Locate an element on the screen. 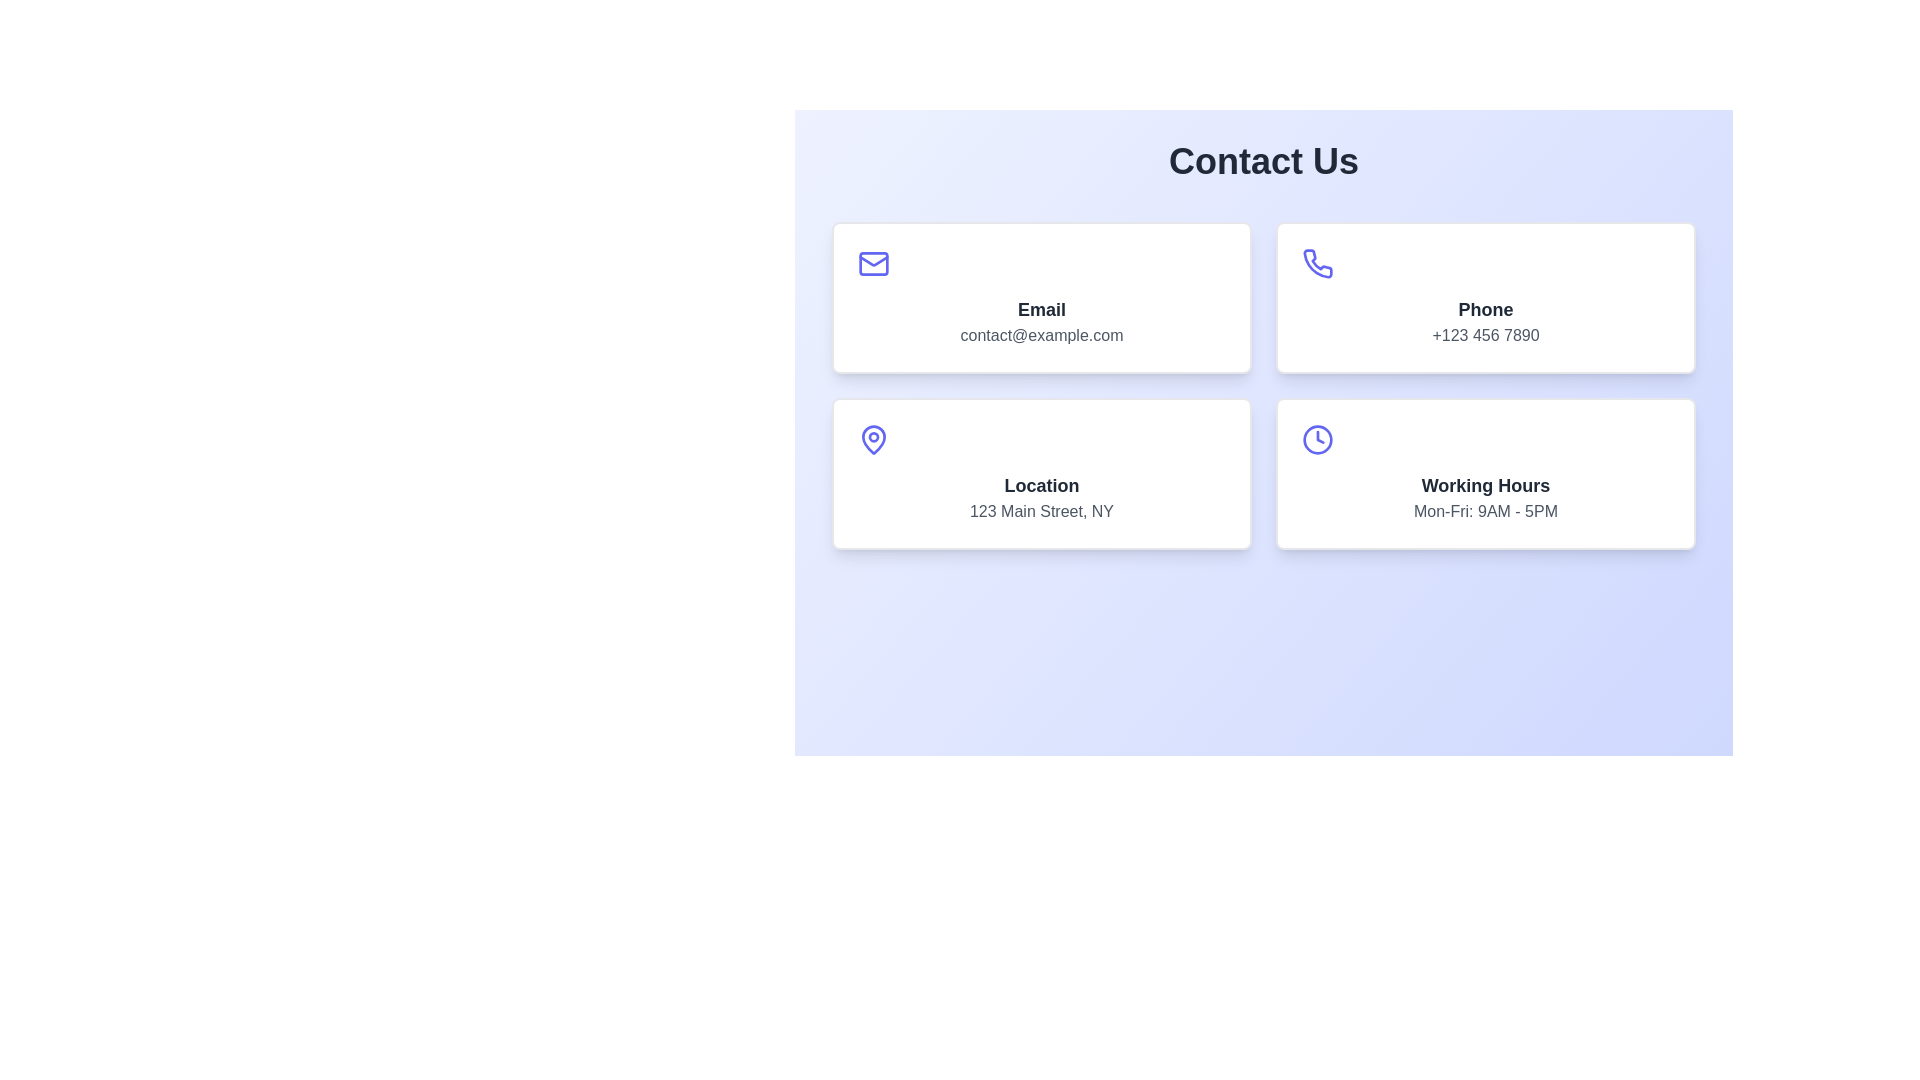  the static text label displaying 'Mon-Fri: 9AM - 5PM' located below the title 'Working Hours' in the bottom-right card of the layout is located at coordinates (1486, 511).